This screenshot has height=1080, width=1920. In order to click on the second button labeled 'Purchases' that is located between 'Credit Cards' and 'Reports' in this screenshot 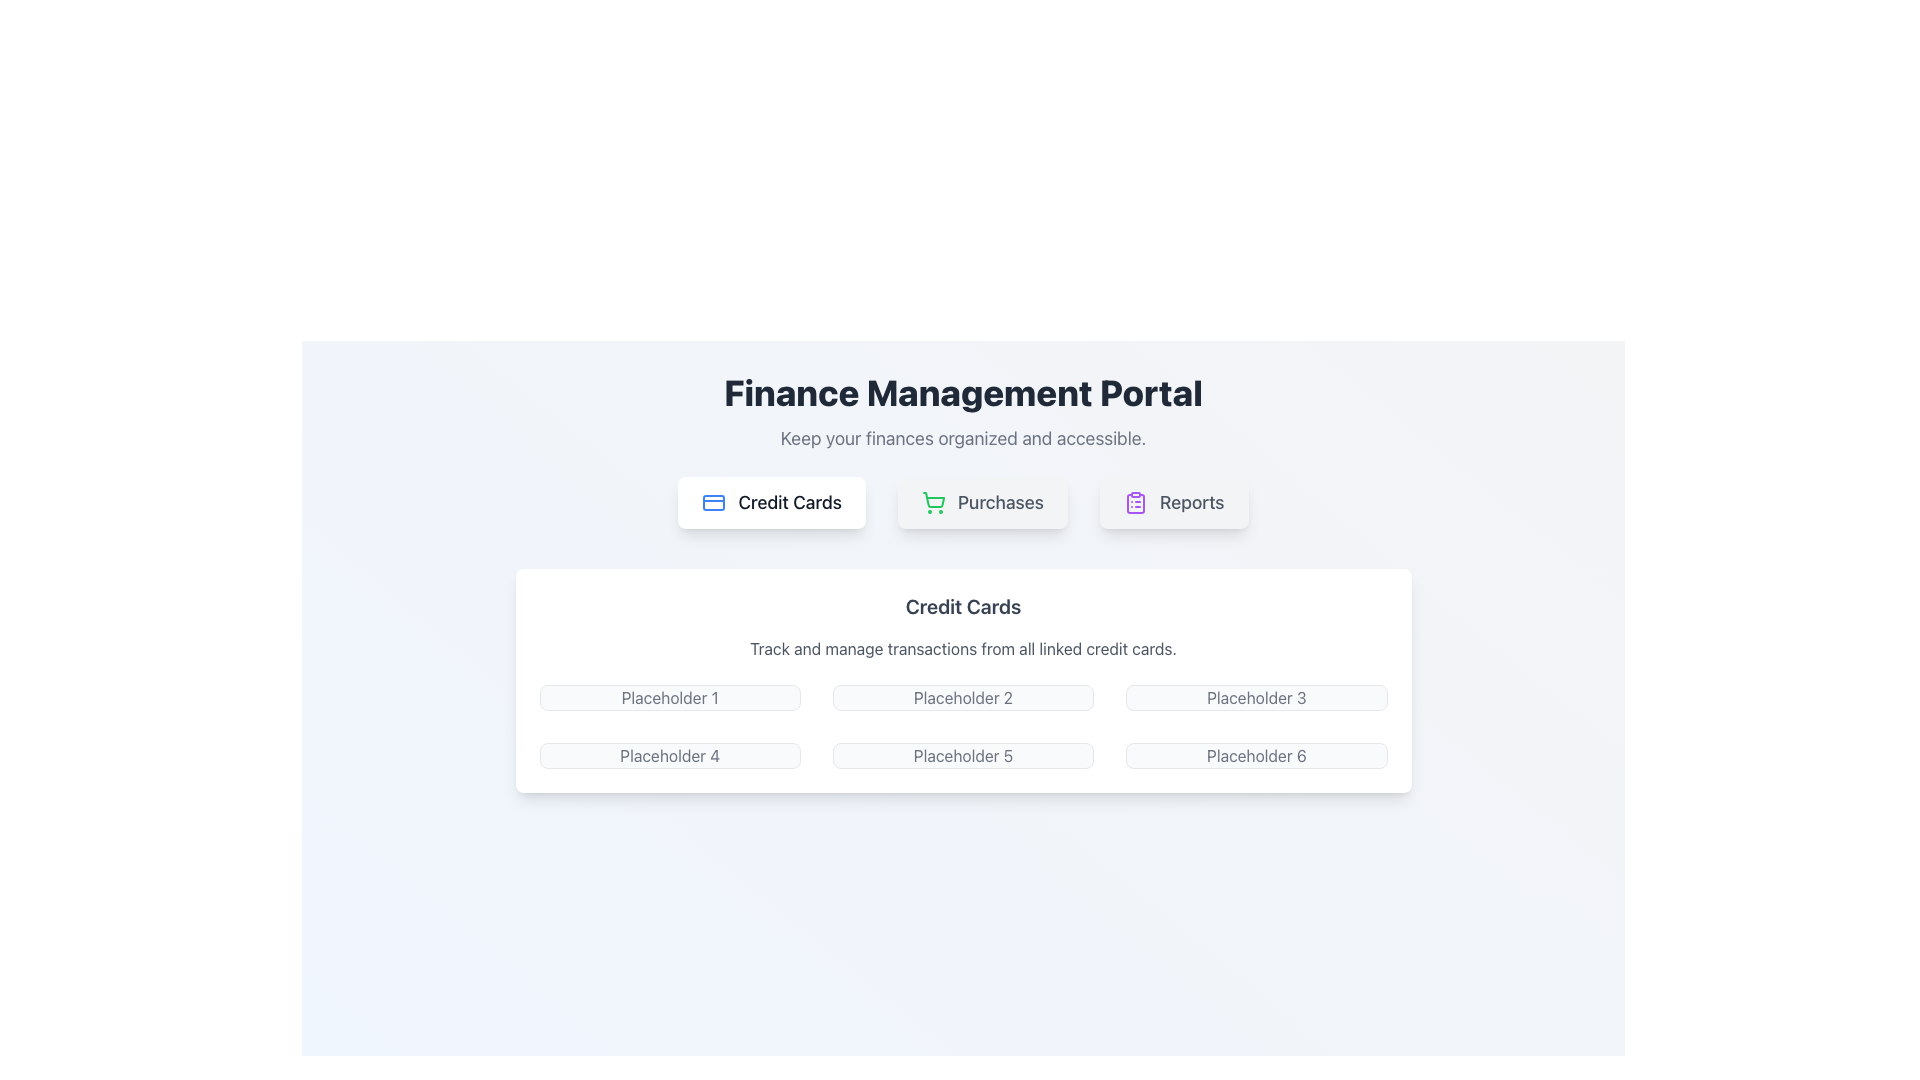, I will do `click(982, 501)`.